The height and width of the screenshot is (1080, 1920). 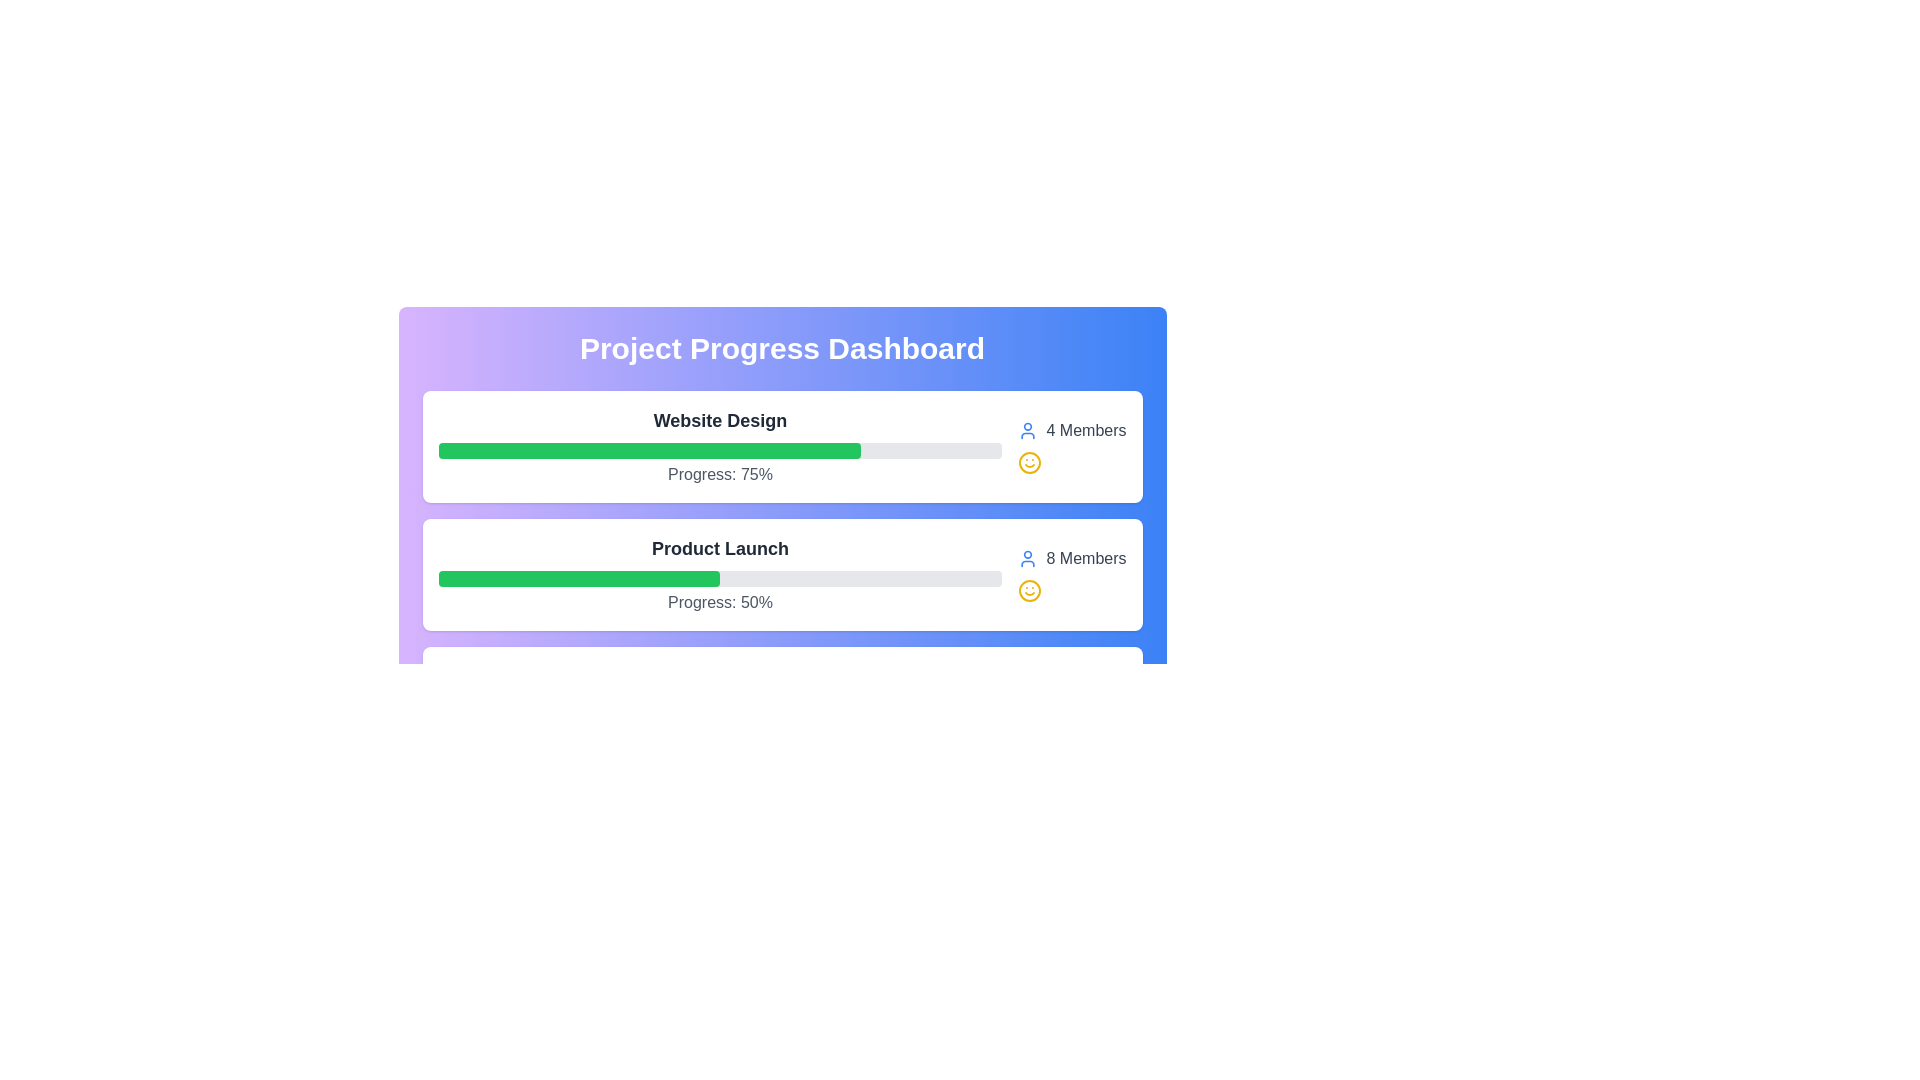 I want to click on the blue minimalist outline user icon representing a person, located to the left of the '4 Members' text within the card layout labeled 'Website Design', so click(x=1028, y=430).